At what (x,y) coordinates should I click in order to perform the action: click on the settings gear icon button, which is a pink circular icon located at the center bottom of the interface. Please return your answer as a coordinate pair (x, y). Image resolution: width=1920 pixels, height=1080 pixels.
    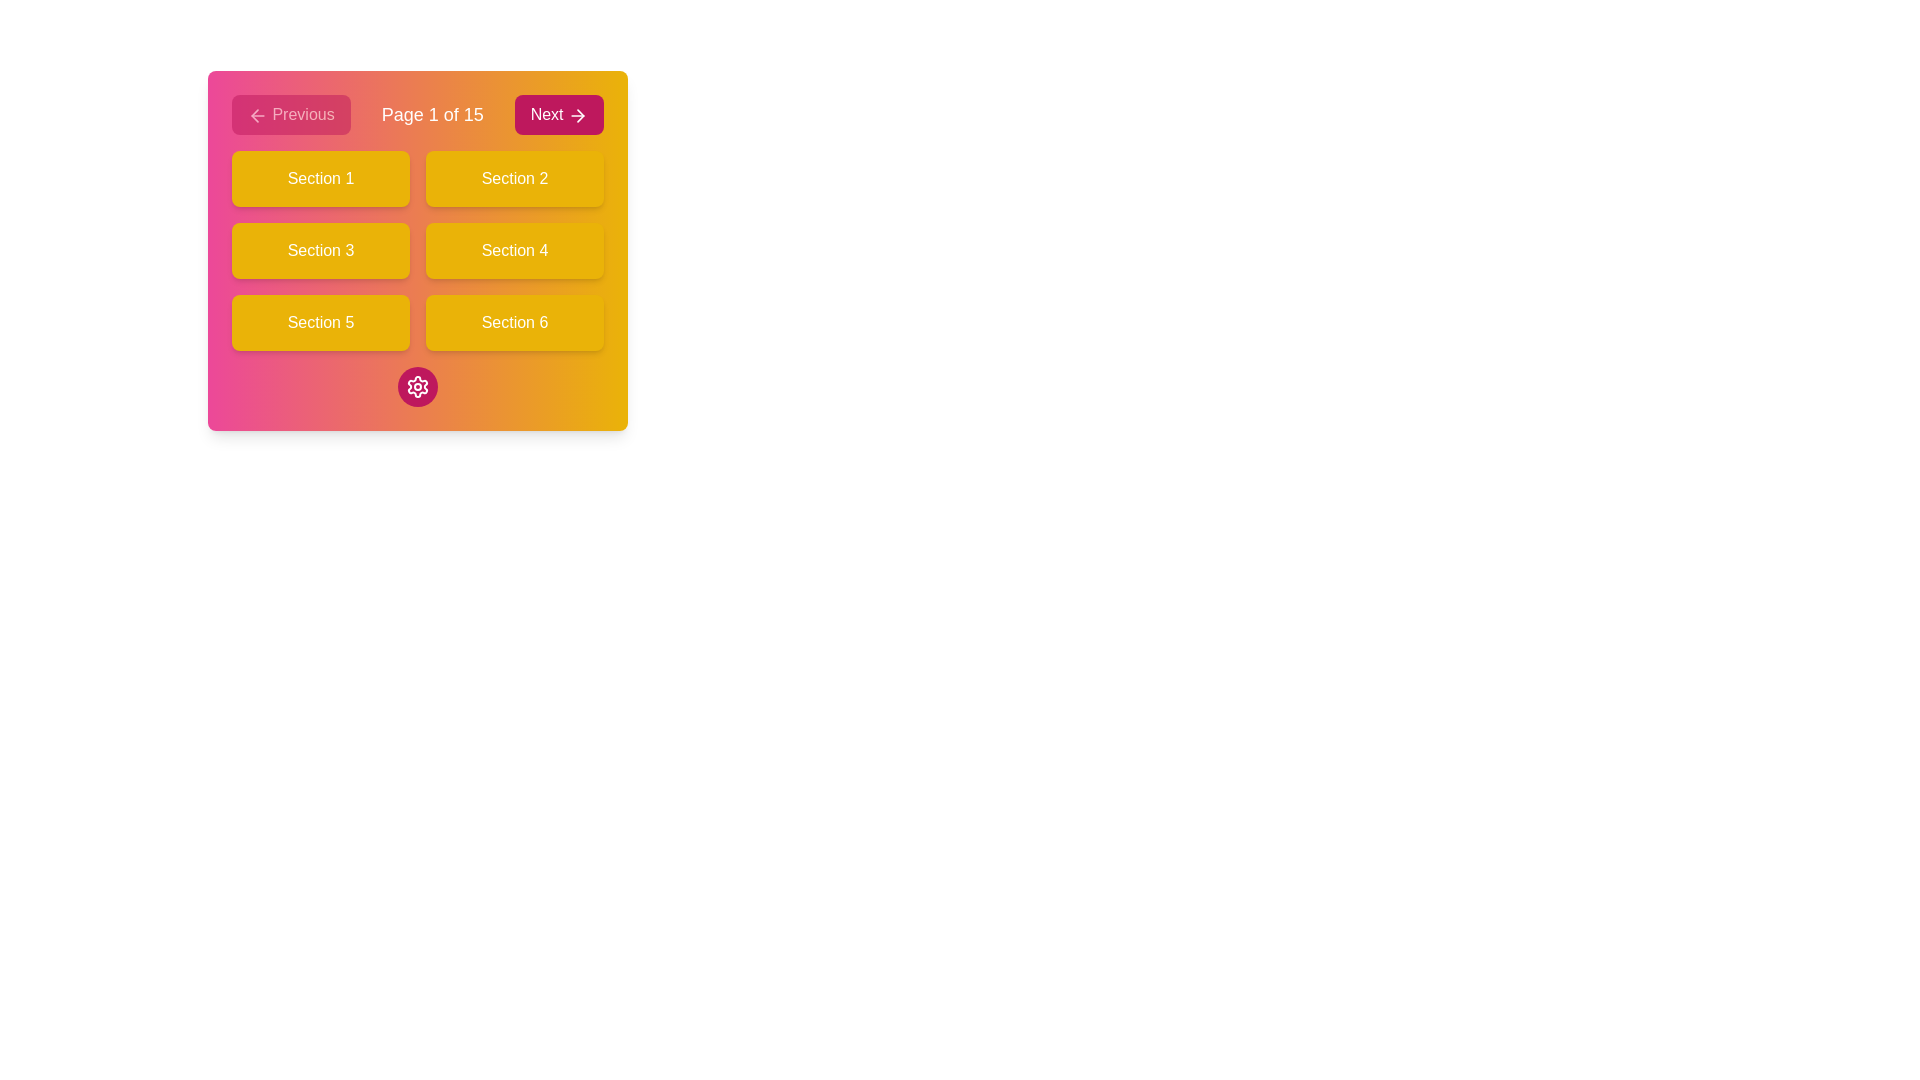
    Looking at the image, I should click on (416, 386).